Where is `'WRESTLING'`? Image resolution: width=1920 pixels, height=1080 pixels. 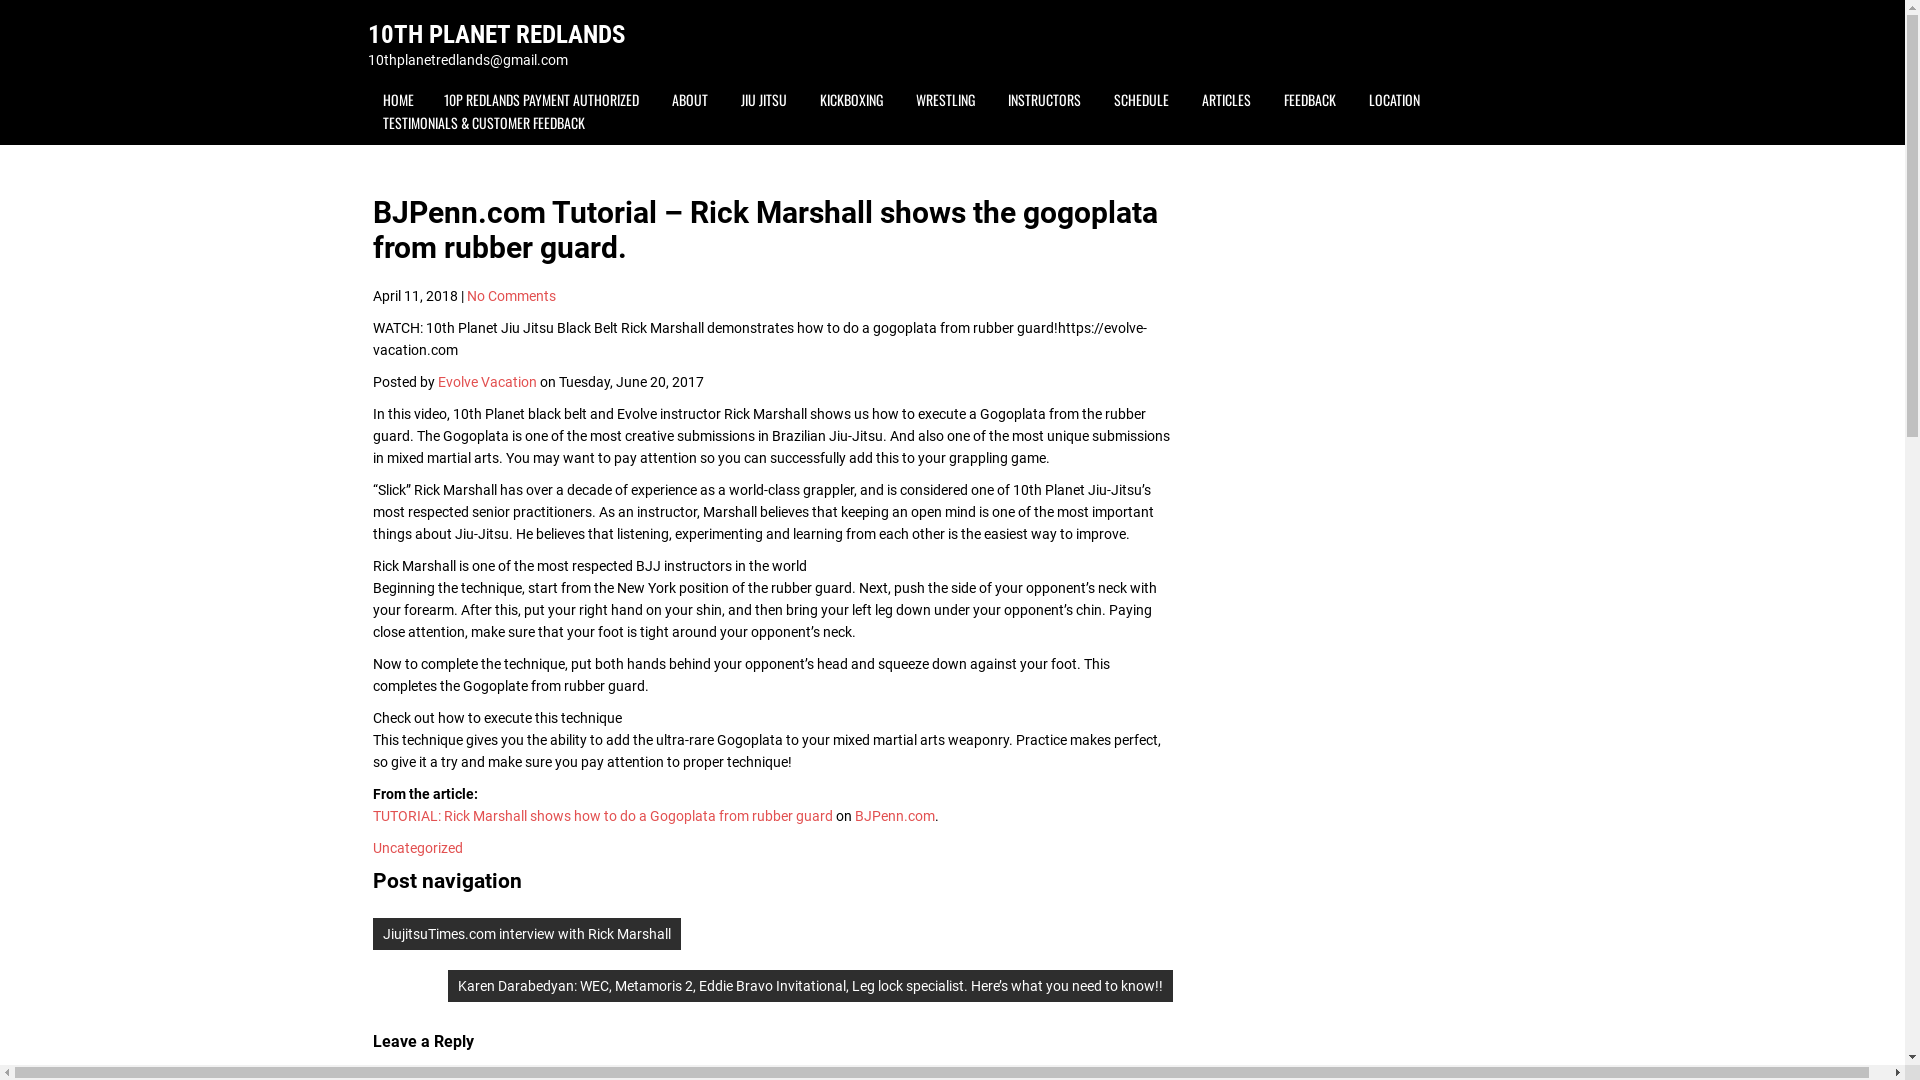 'WRESTLING' is located at coordinates (943, 99).